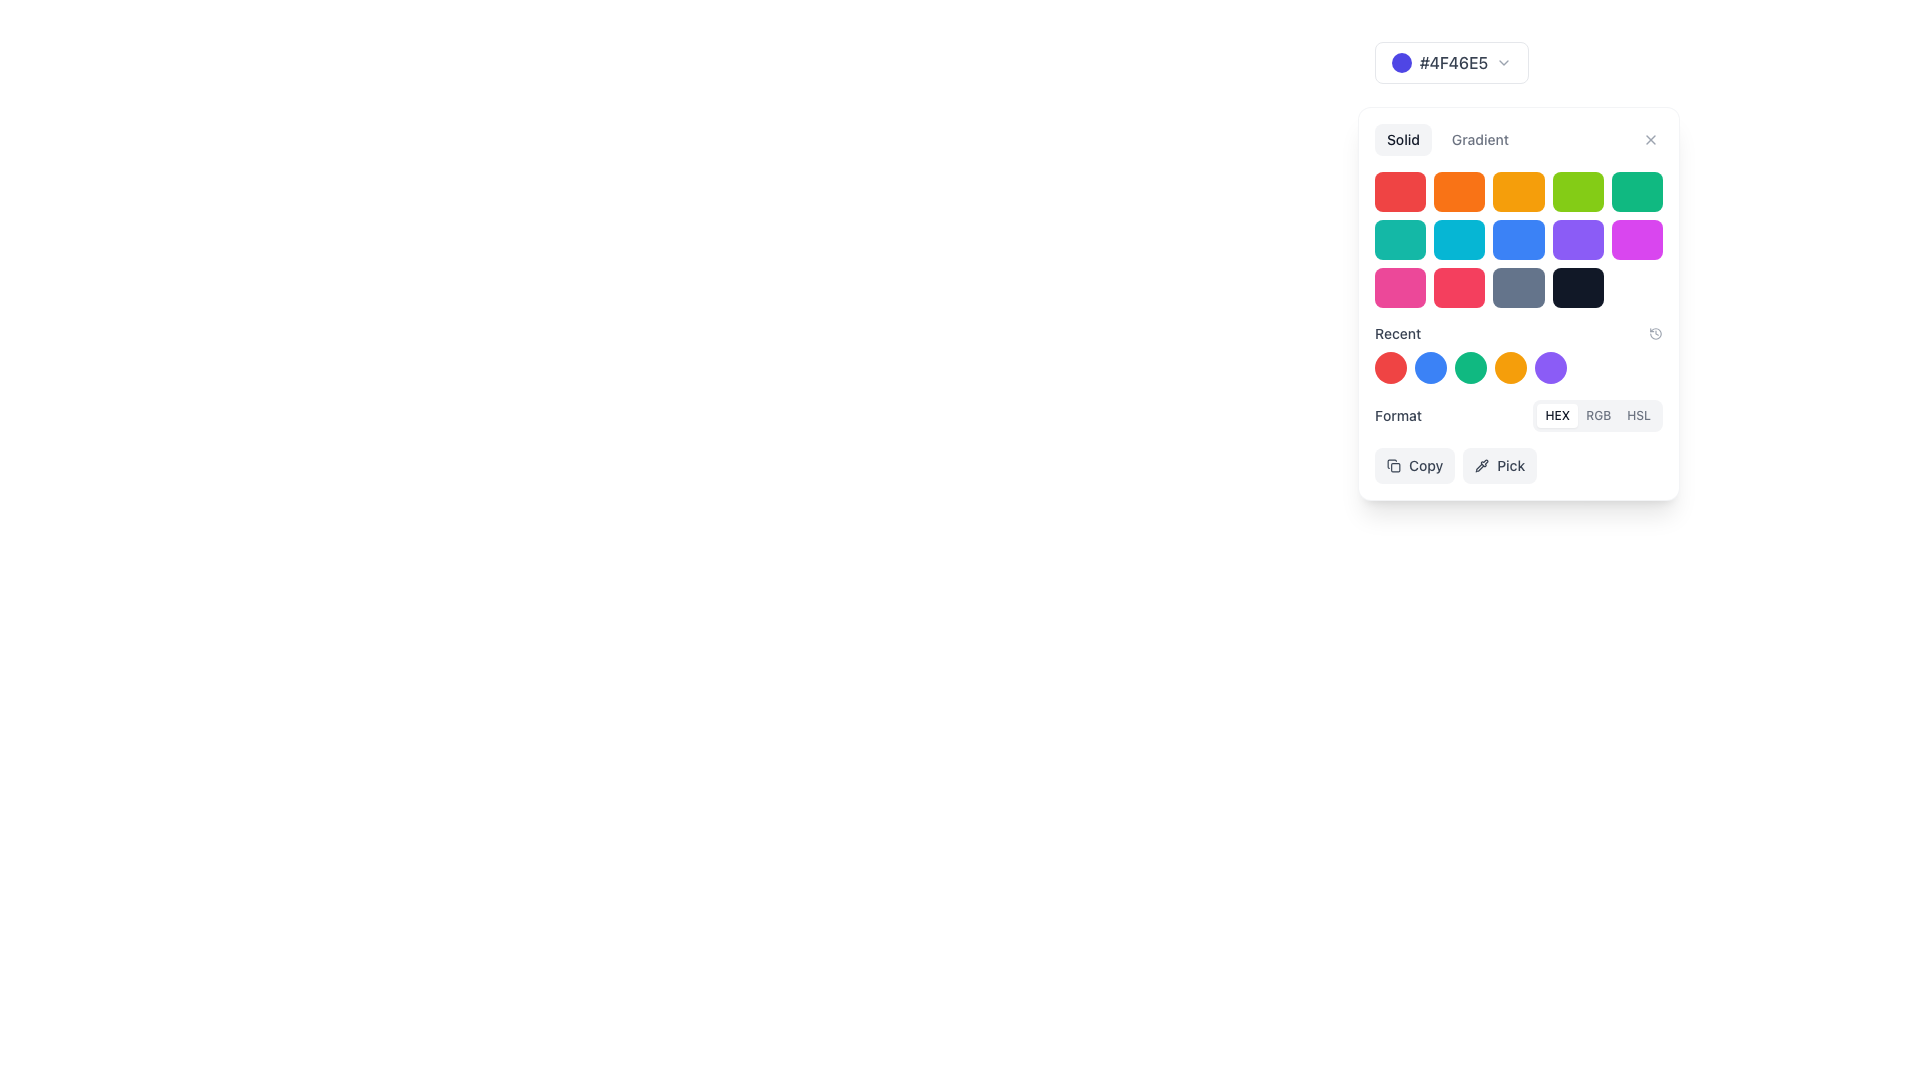 The height and width of the screenshot is (1080, 1920). I want to click on the heading labeled 'Recent', which is located above the row of colored circular elements in the color picker interface, so click(1518, 353).